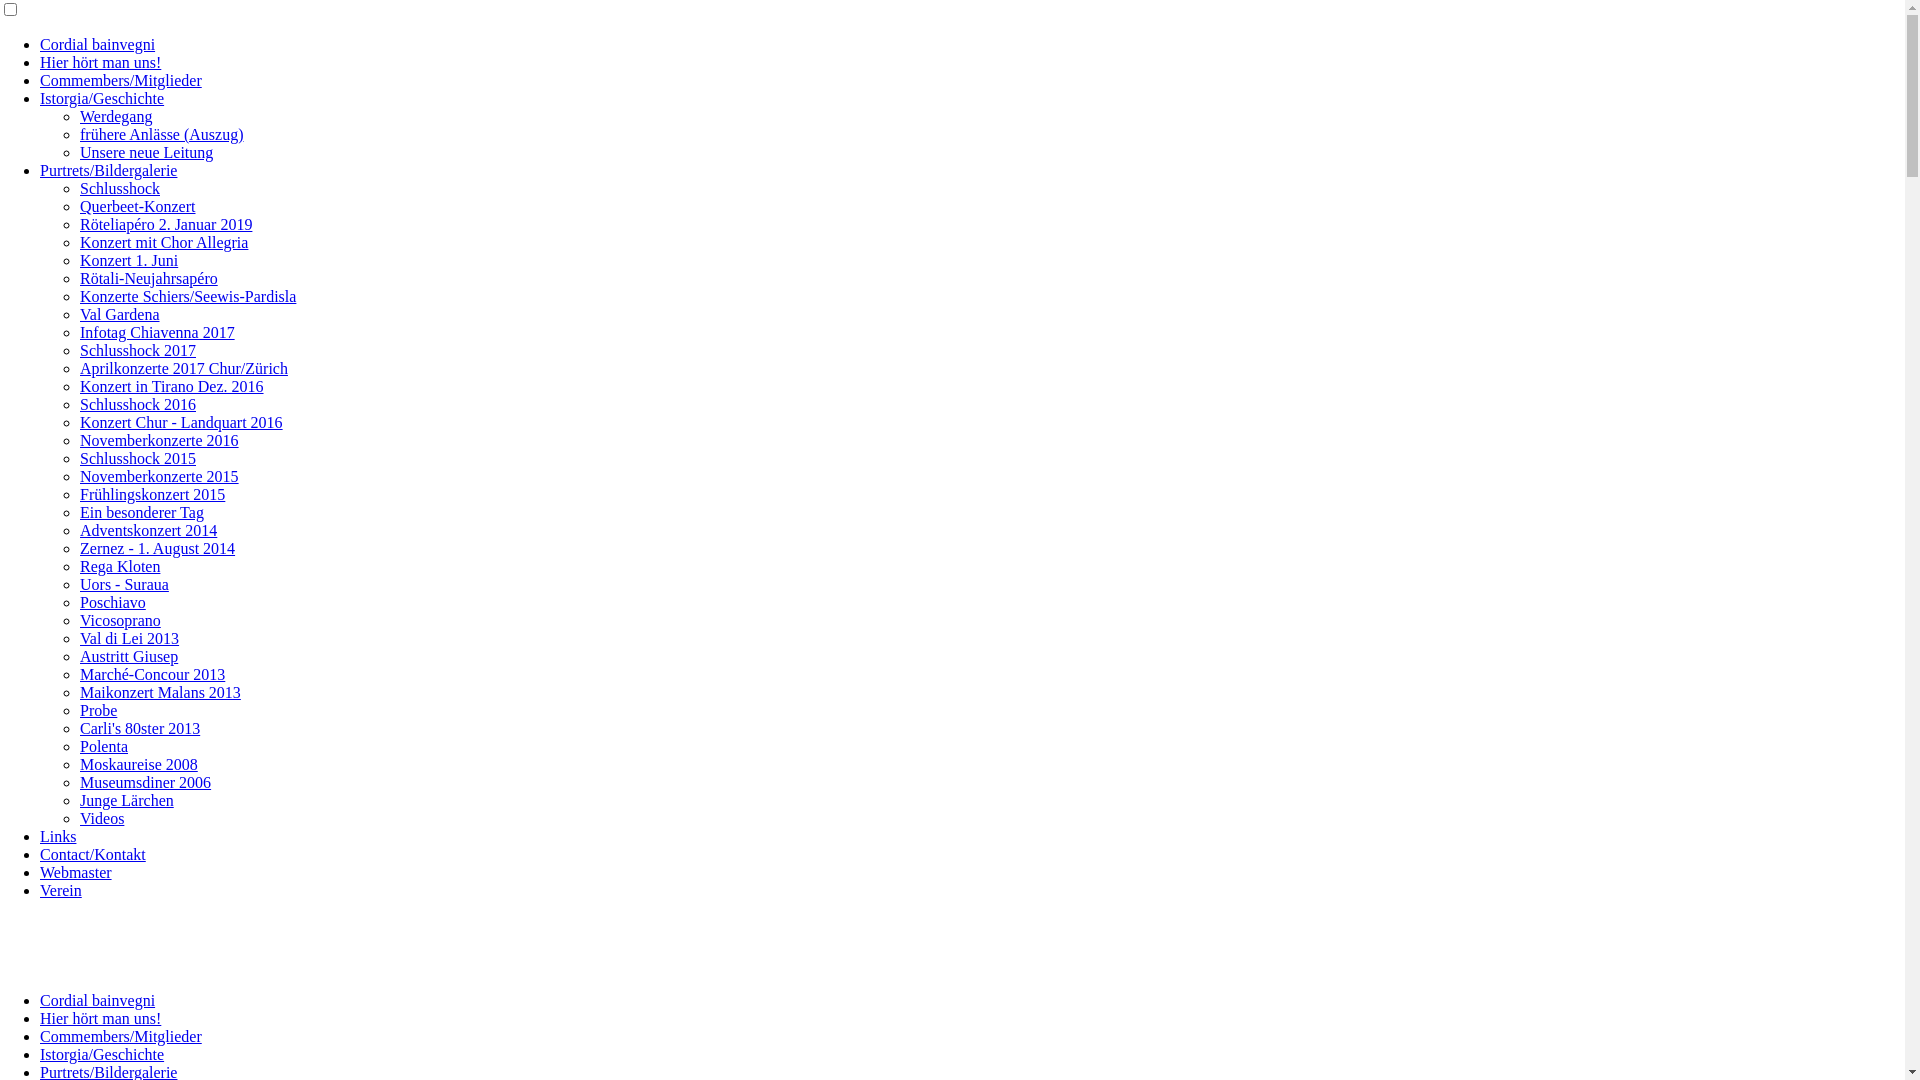 This screenshot has width=1920, height=1080. Describe the element at coordinates (103, 746) in the screenshot. I see `'Polenta'` at that location.